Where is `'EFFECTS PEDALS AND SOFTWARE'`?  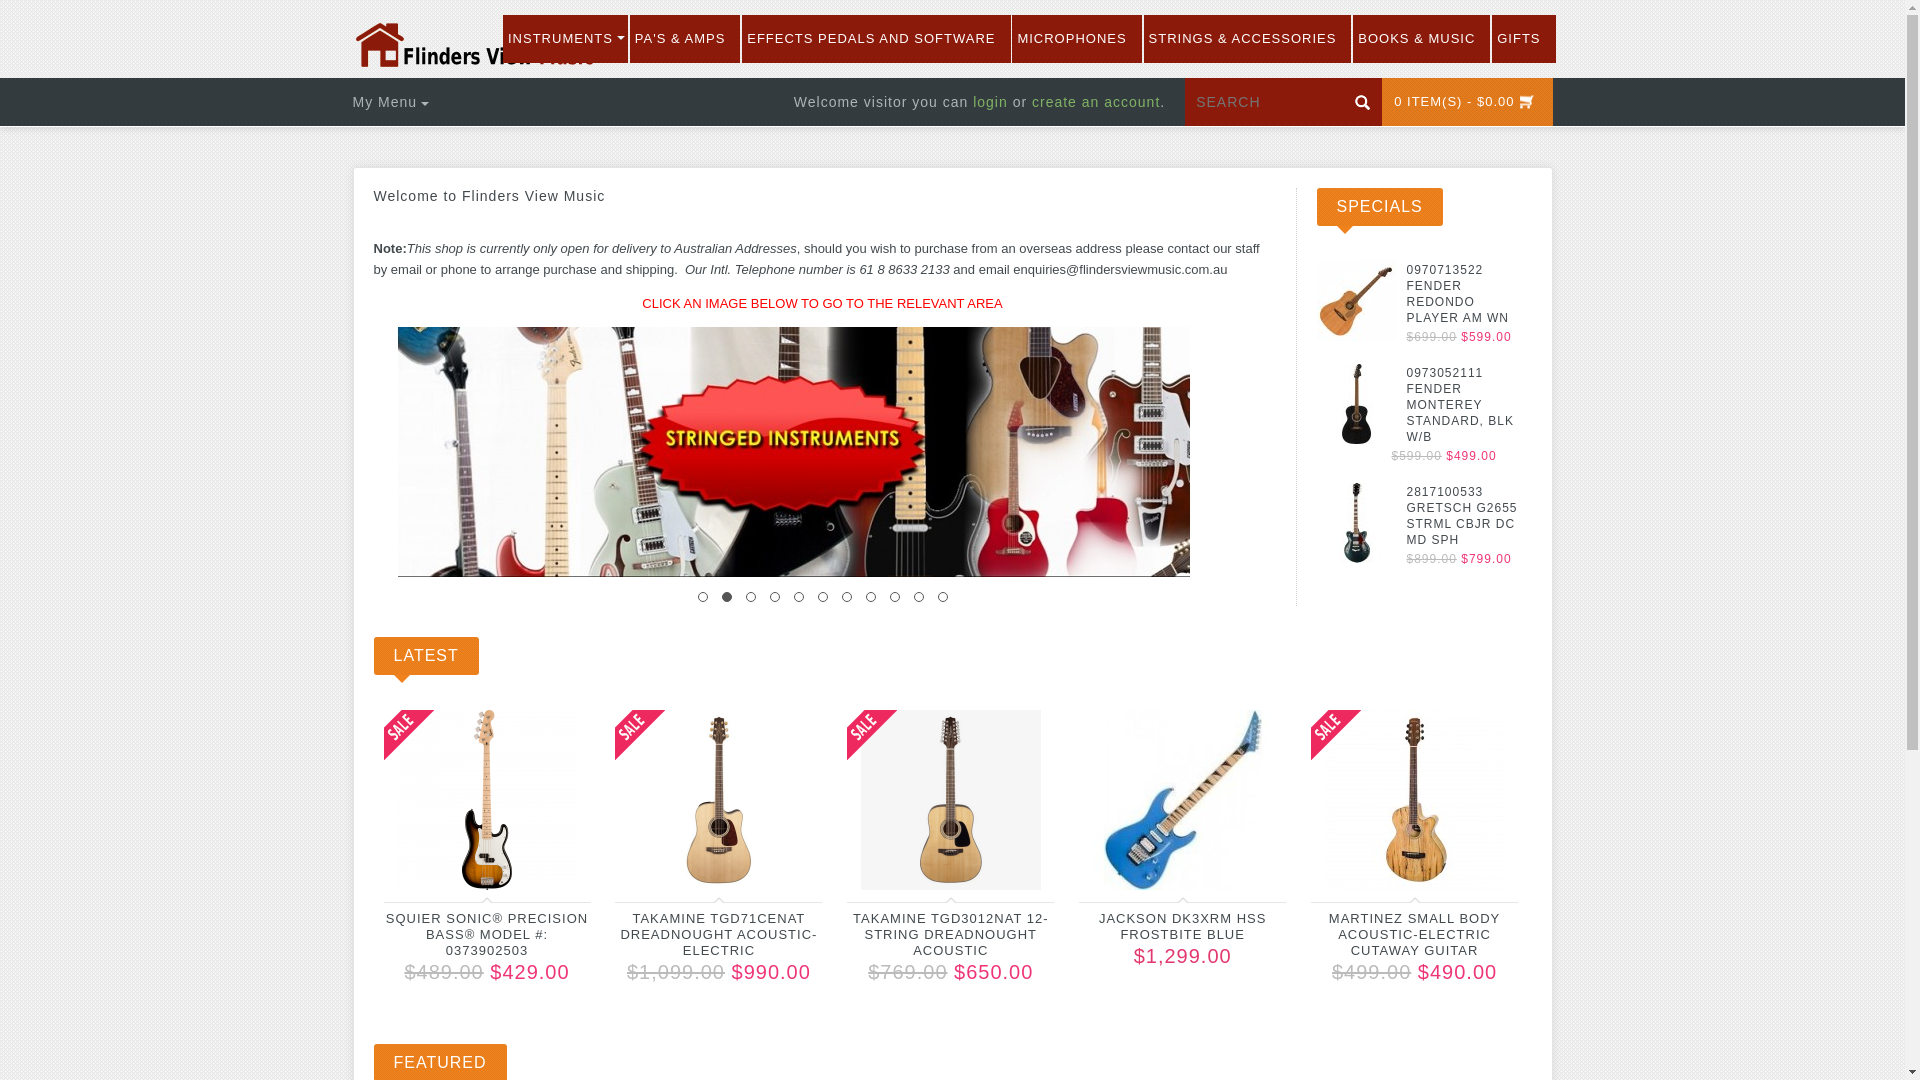
'EFFECTS PEDALS AND SOFTWARE' is located at coordinates (875, 38).